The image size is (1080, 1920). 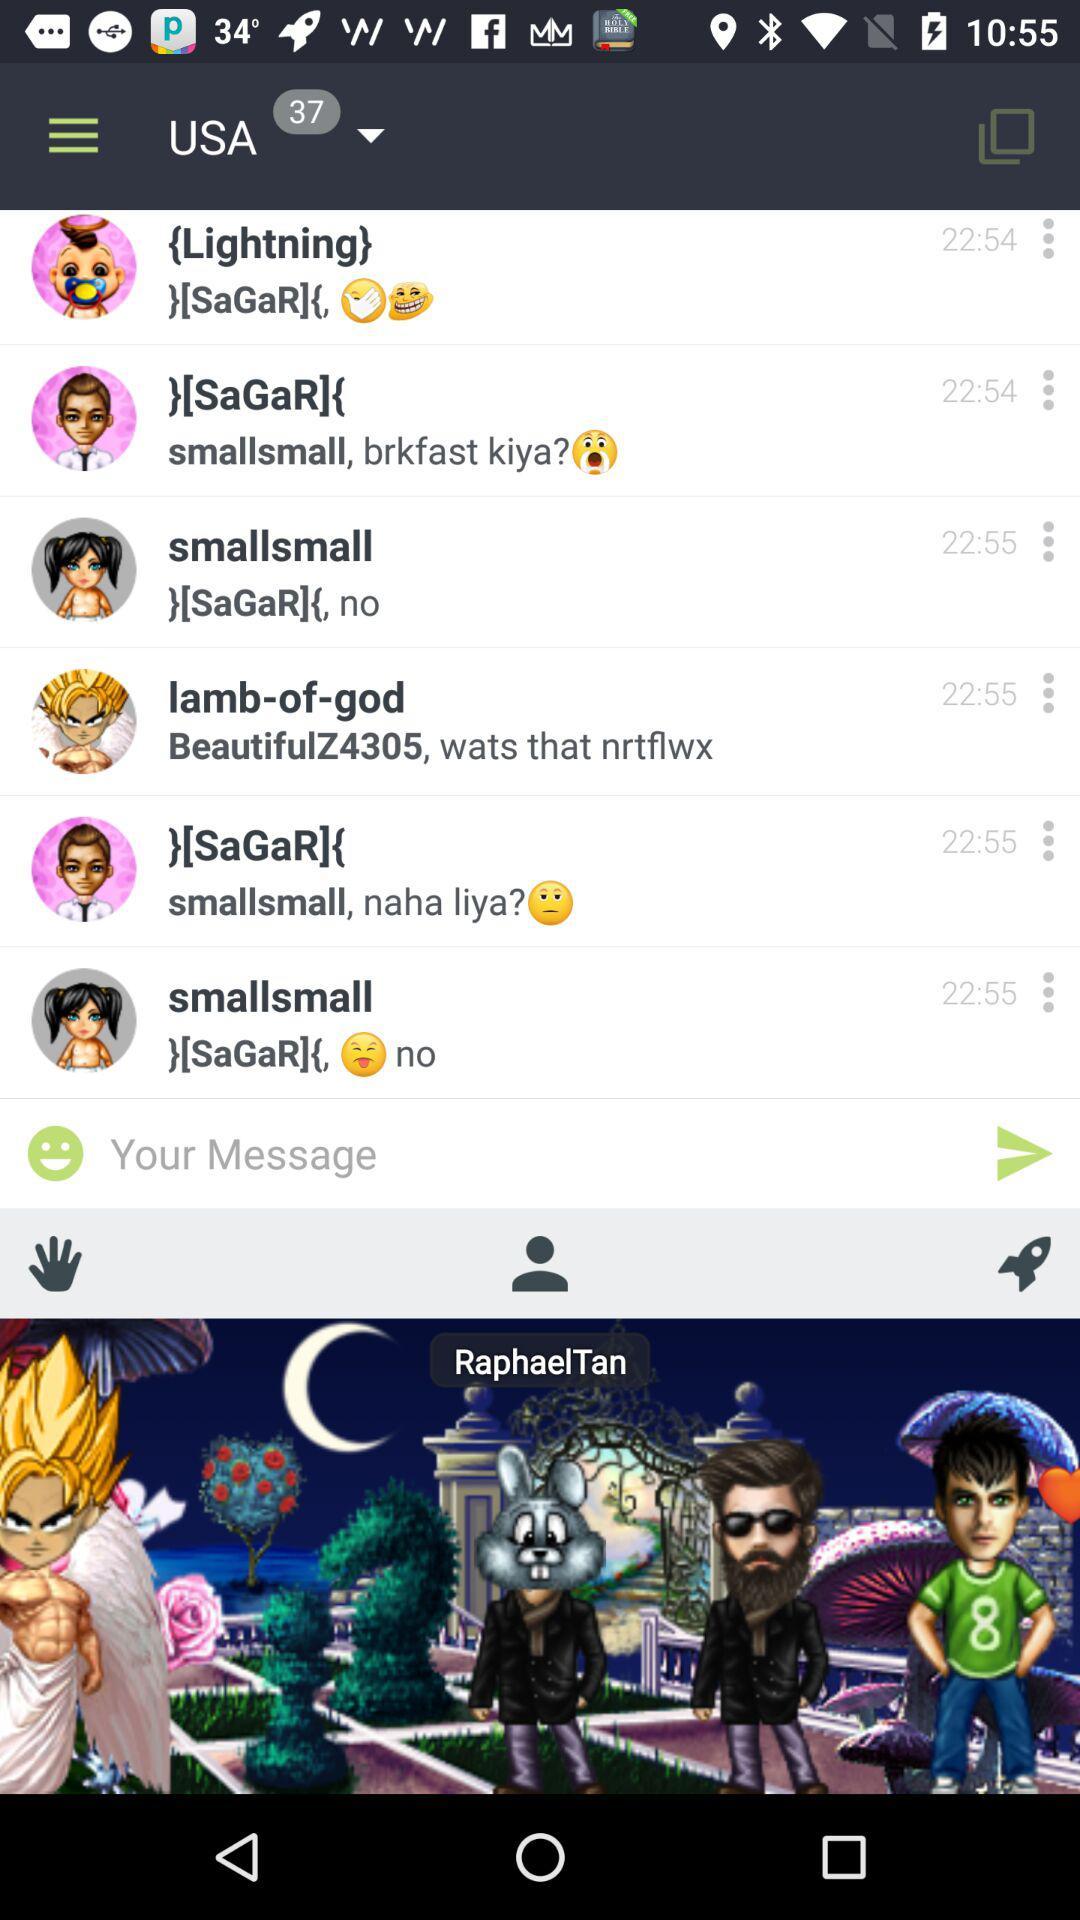 I want to click on menu option, so click(x=1047, y=692).